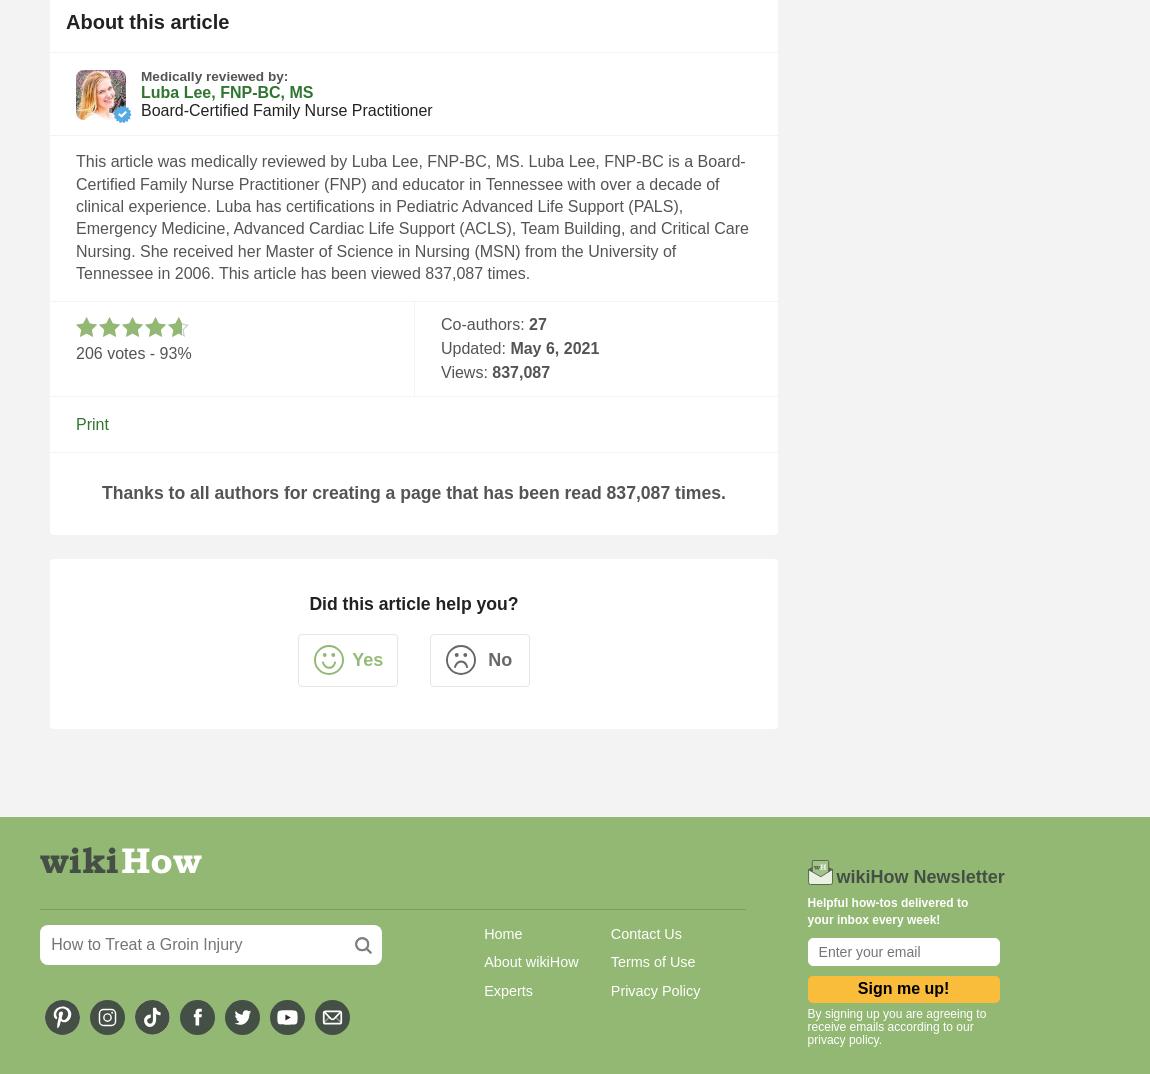 This screenshot has width=1150, height=1074. Describe the element at coordinates (500, 658) in the screenshot. I see `'No'` at that location.